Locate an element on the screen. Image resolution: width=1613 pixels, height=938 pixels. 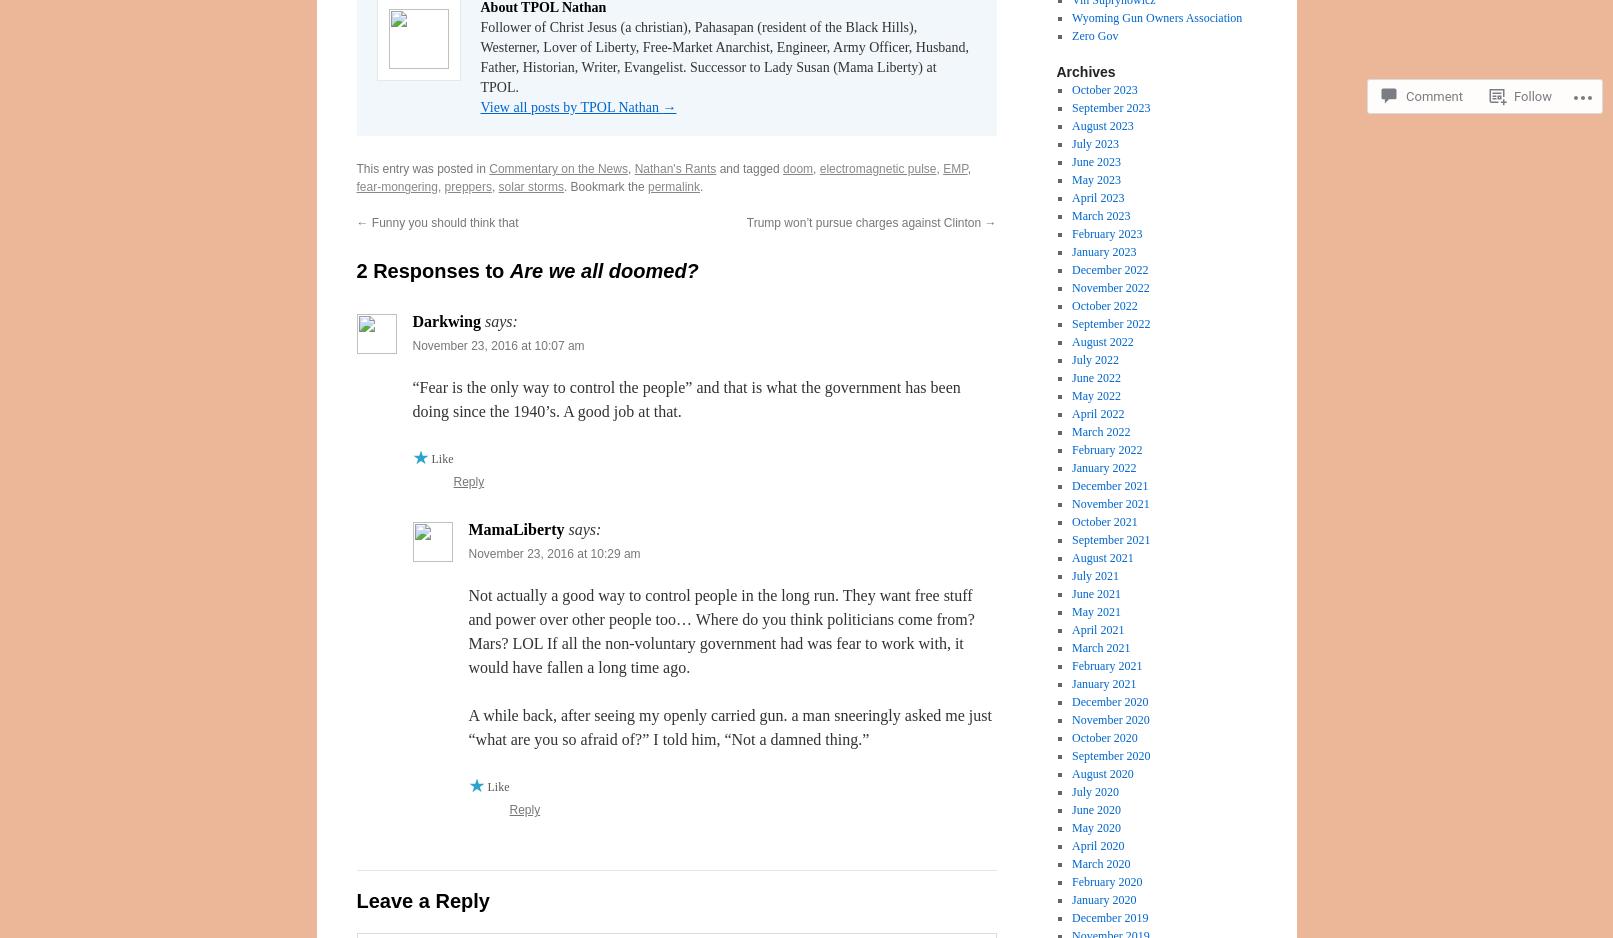
'October 2023' is located at coordinates (1071, 89).